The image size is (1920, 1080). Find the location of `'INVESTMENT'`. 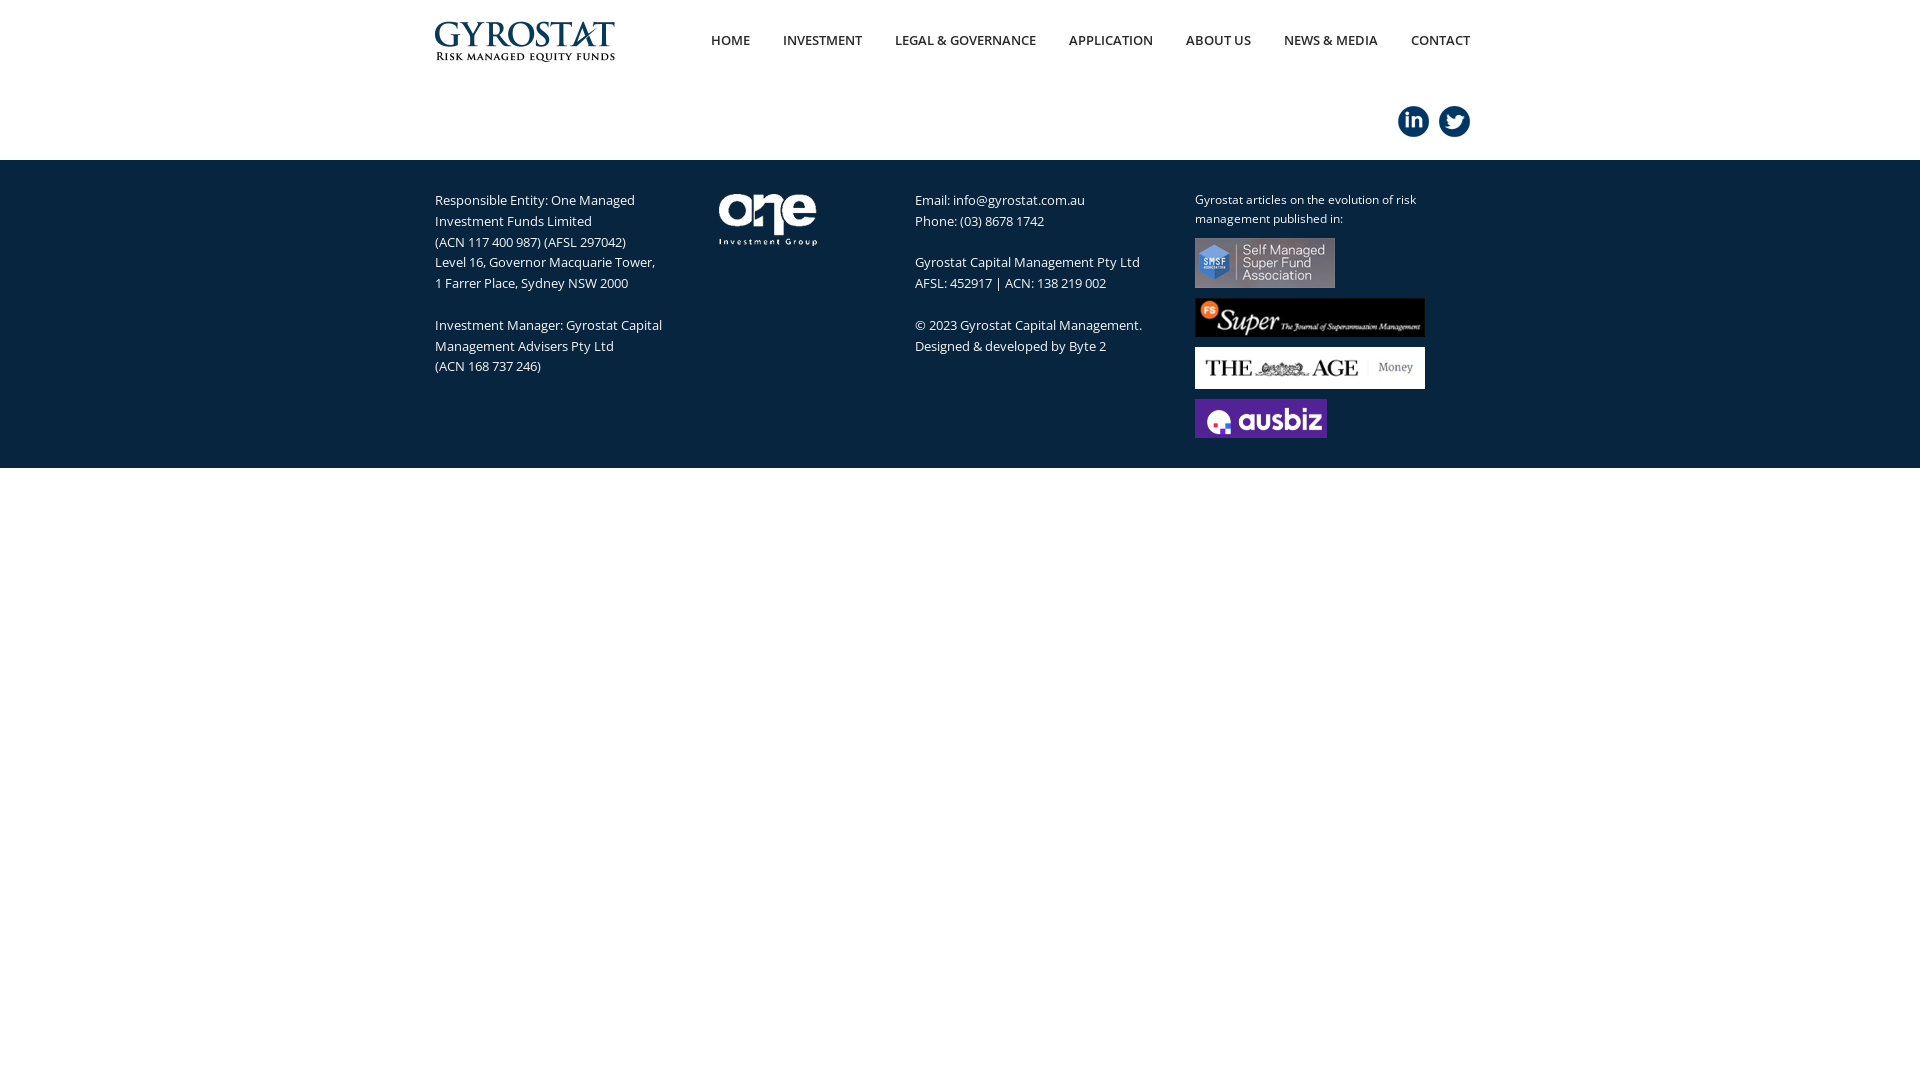

'INVESTMENT' is located at coordinates (822, 40).